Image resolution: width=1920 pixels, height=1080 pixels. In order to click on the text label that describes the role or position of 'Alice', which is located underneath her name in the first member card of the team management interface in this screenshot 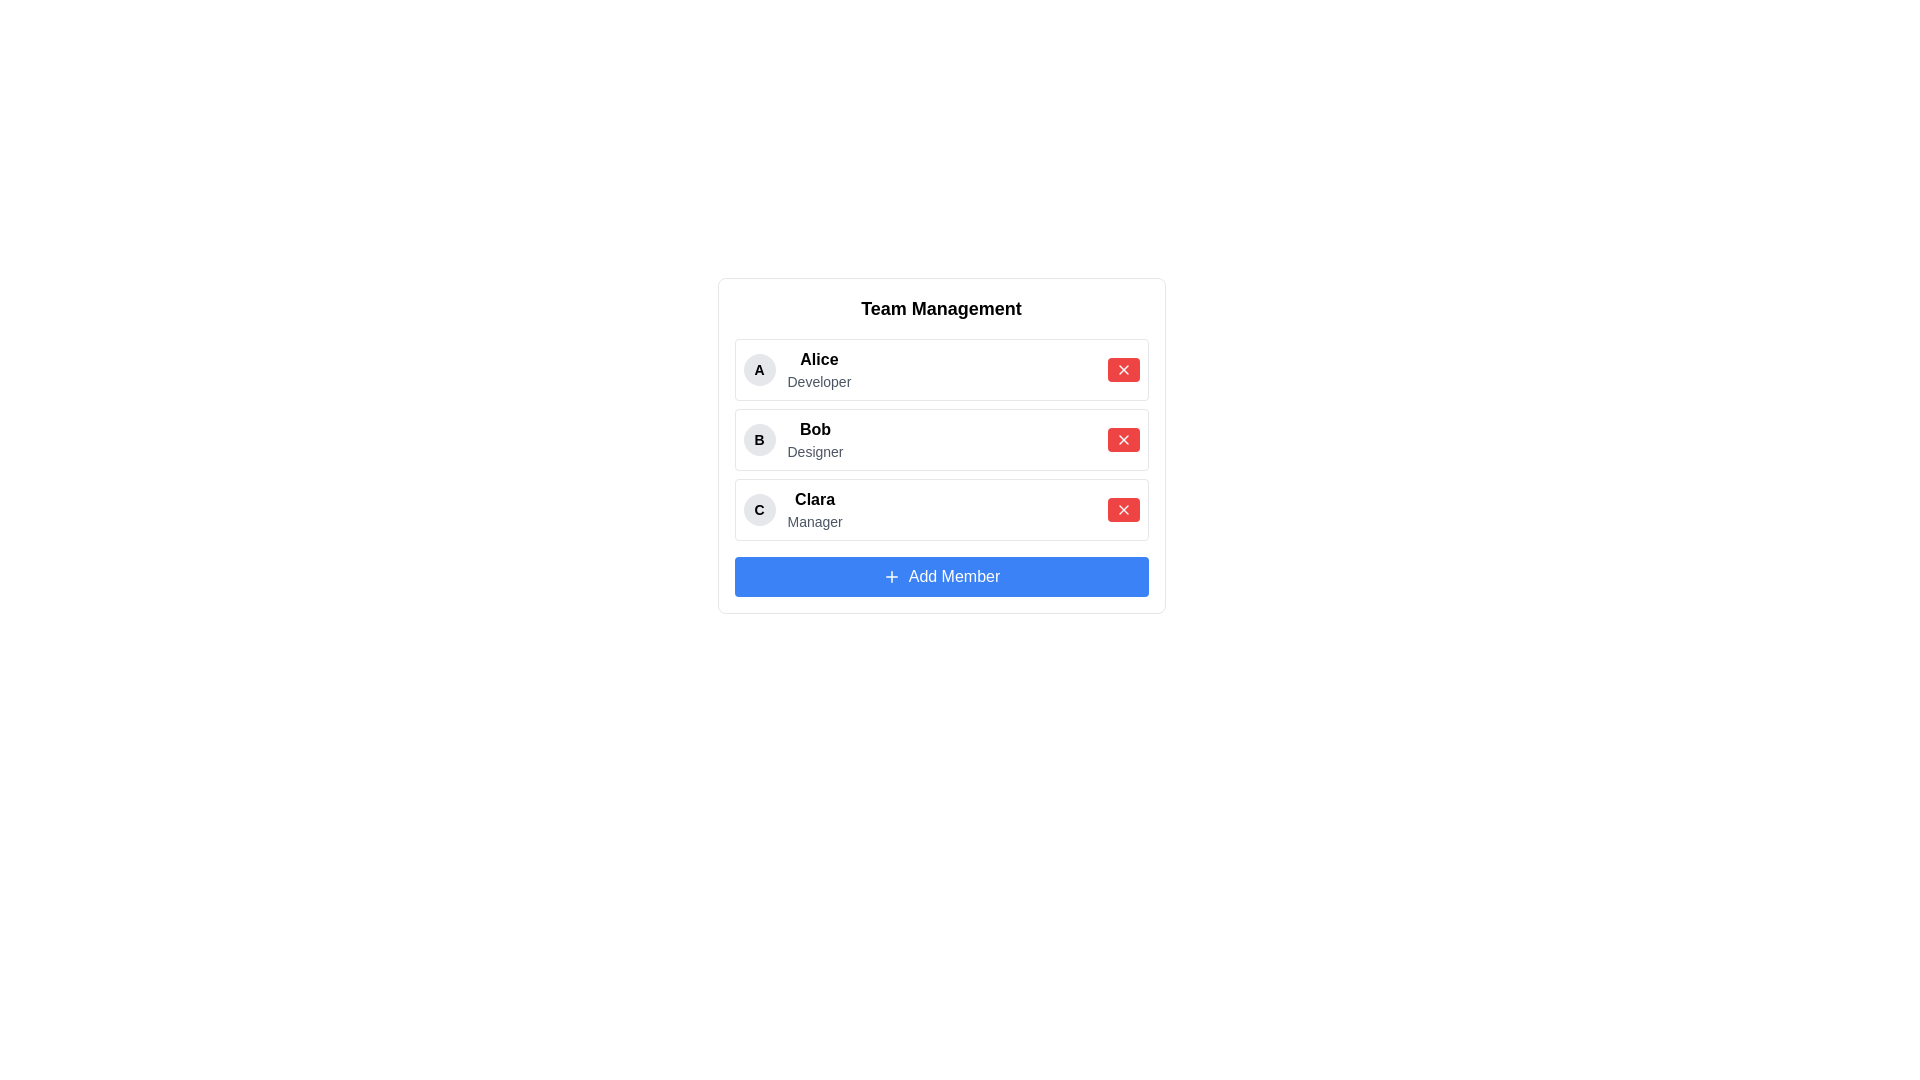, I will do `click(819, 381)`.